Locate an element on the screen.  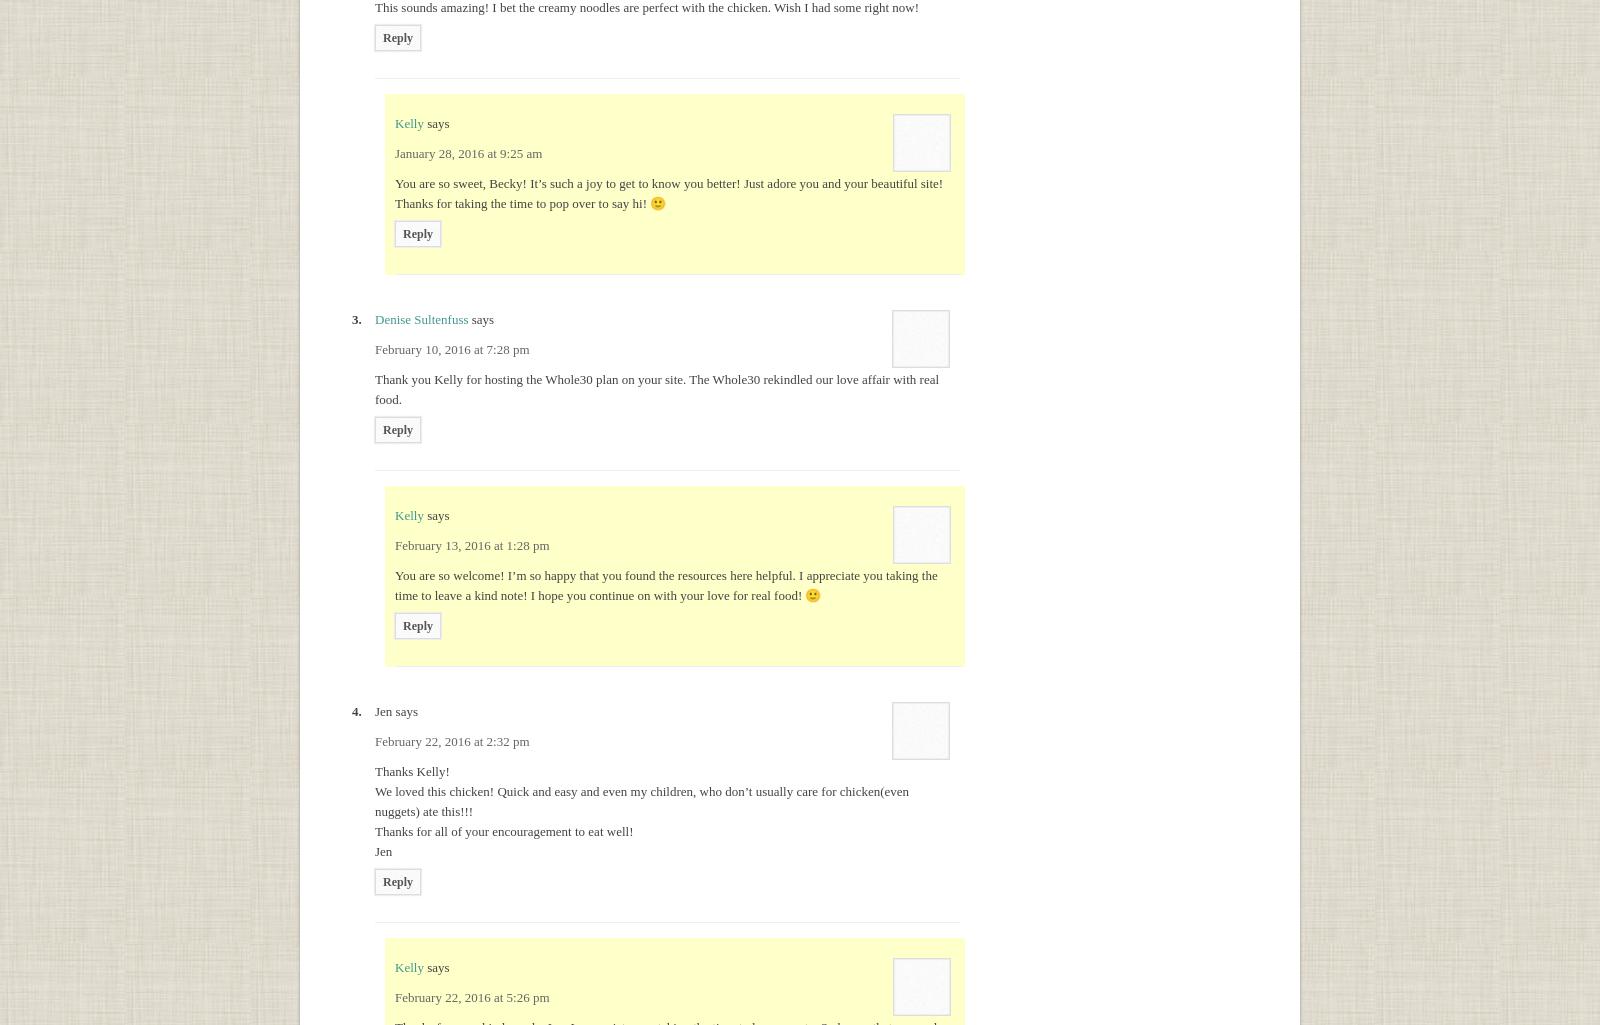
'January 28, 2016 at 9:25 am' is located at coordinates (467, 152).